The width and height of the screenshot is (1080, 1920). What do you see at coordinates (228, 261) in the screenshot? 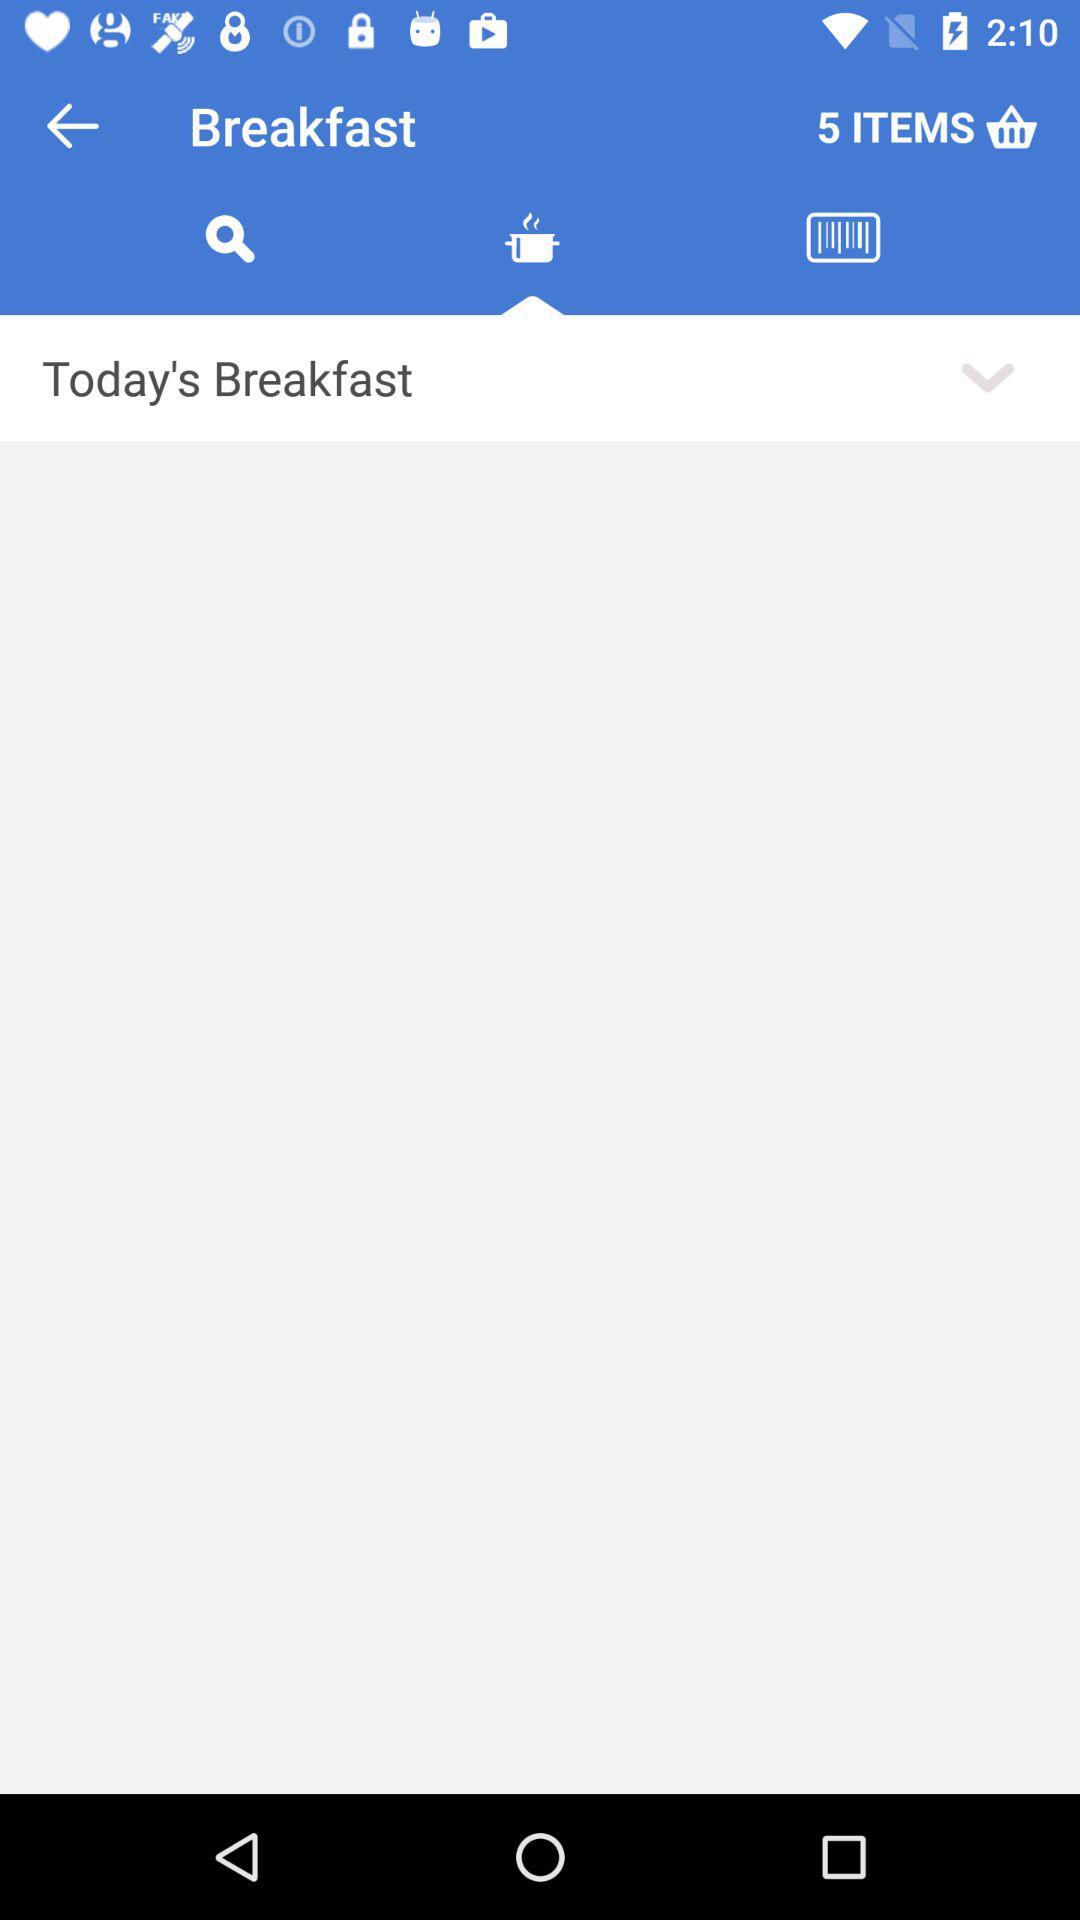
I see `the search icon` at bounding box center [228, 261].